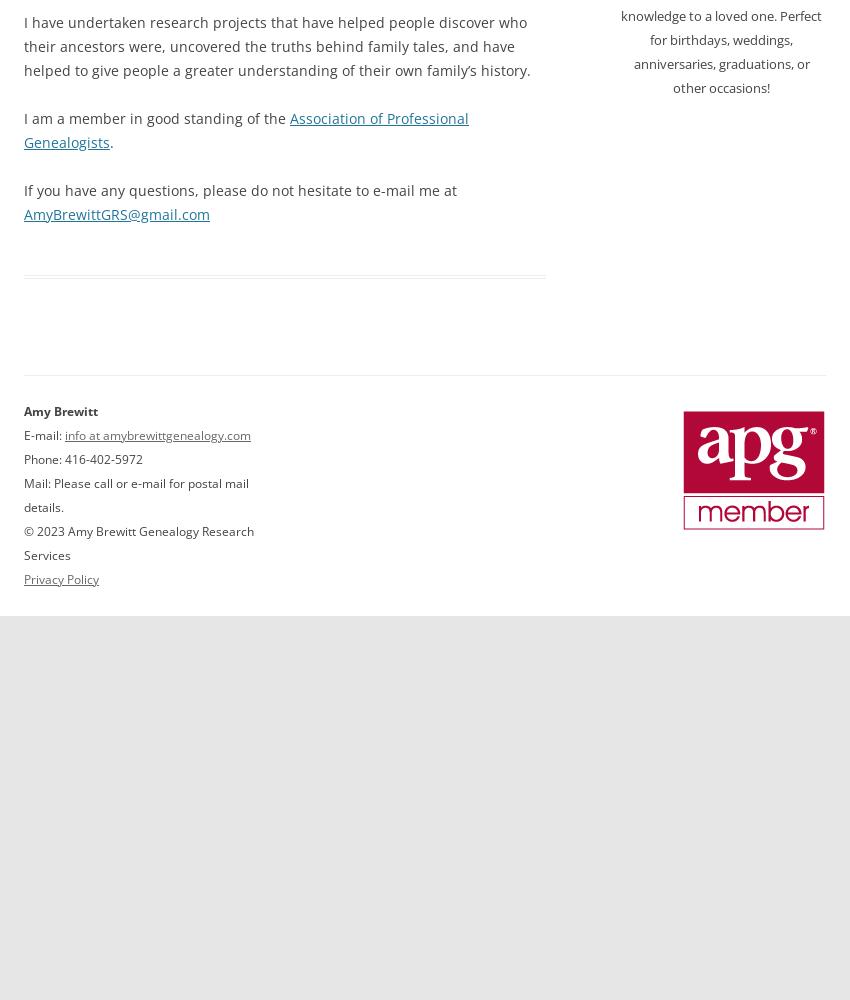 This screenshot has height=1000, width=850. I want to click on 'Privacy Policy', so click(22, 577).